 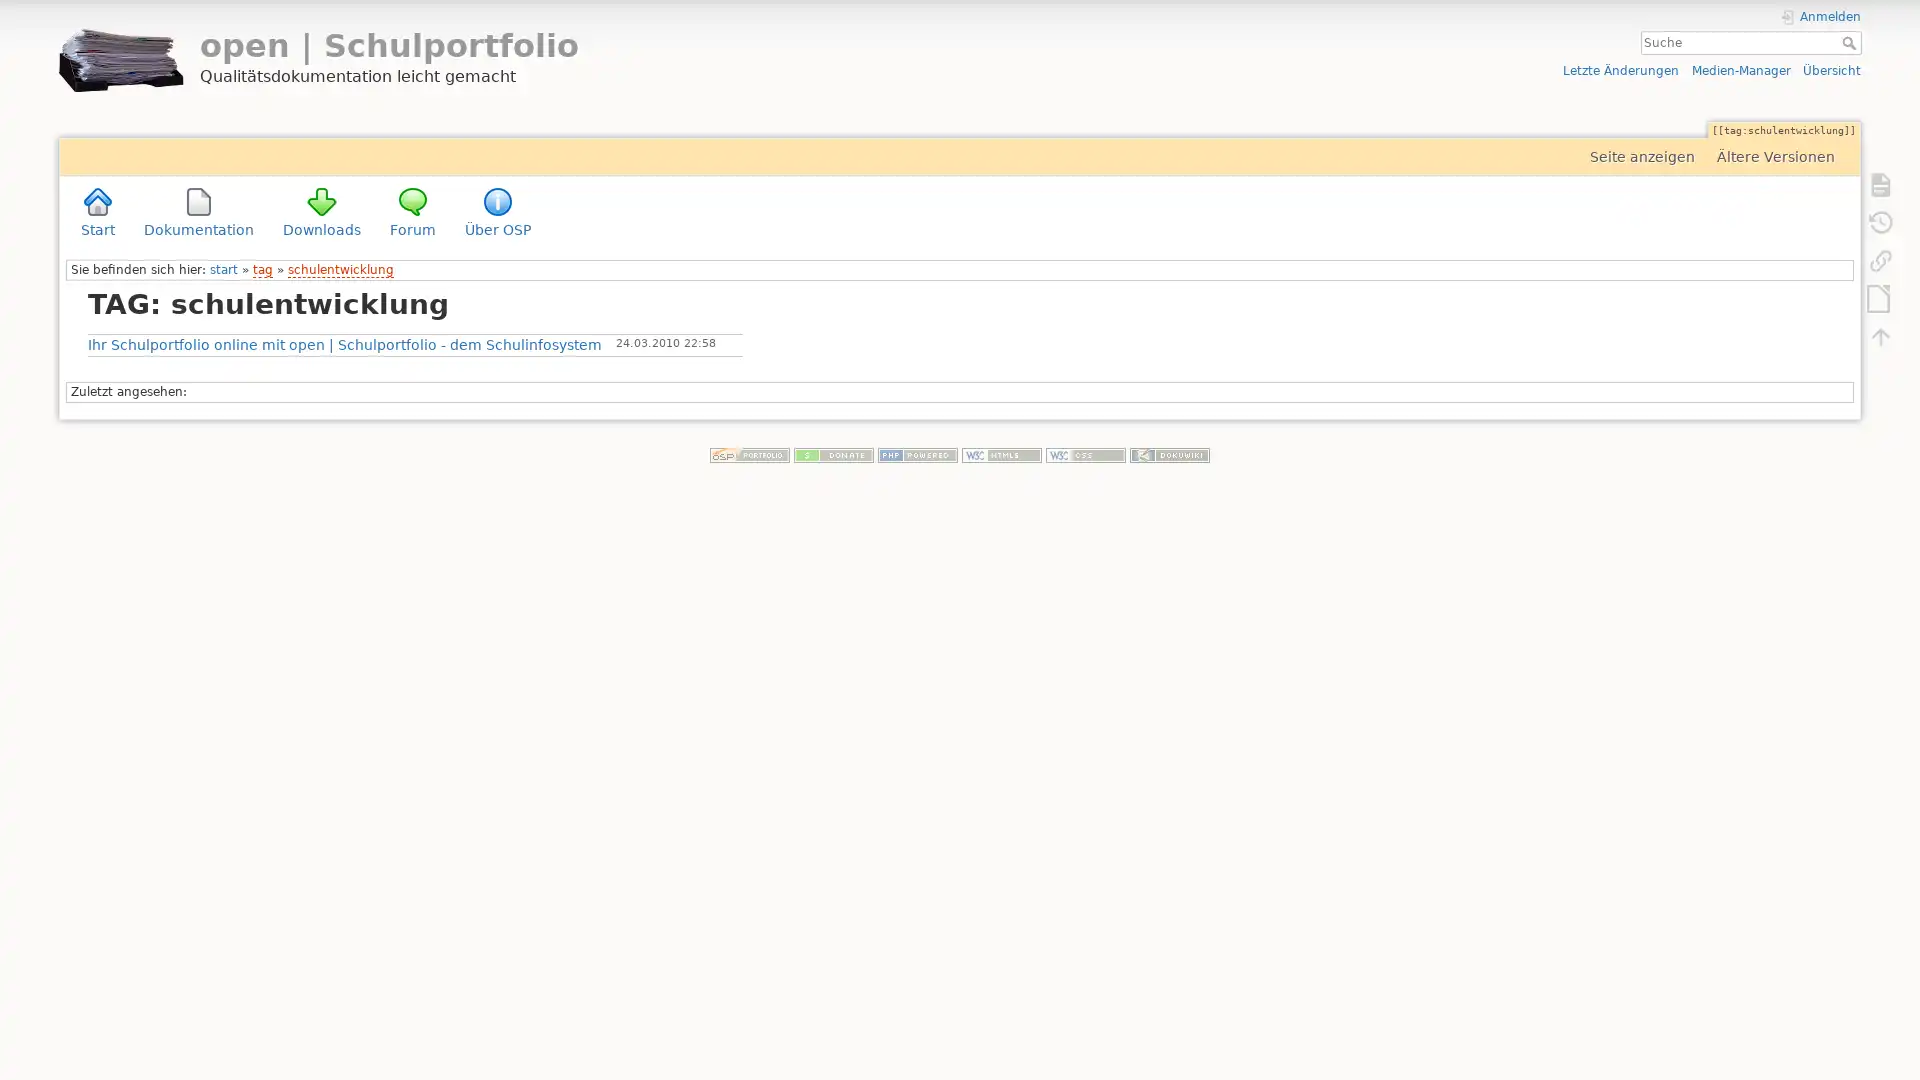 I want to click on Suche, so click(x=1849, y=42).